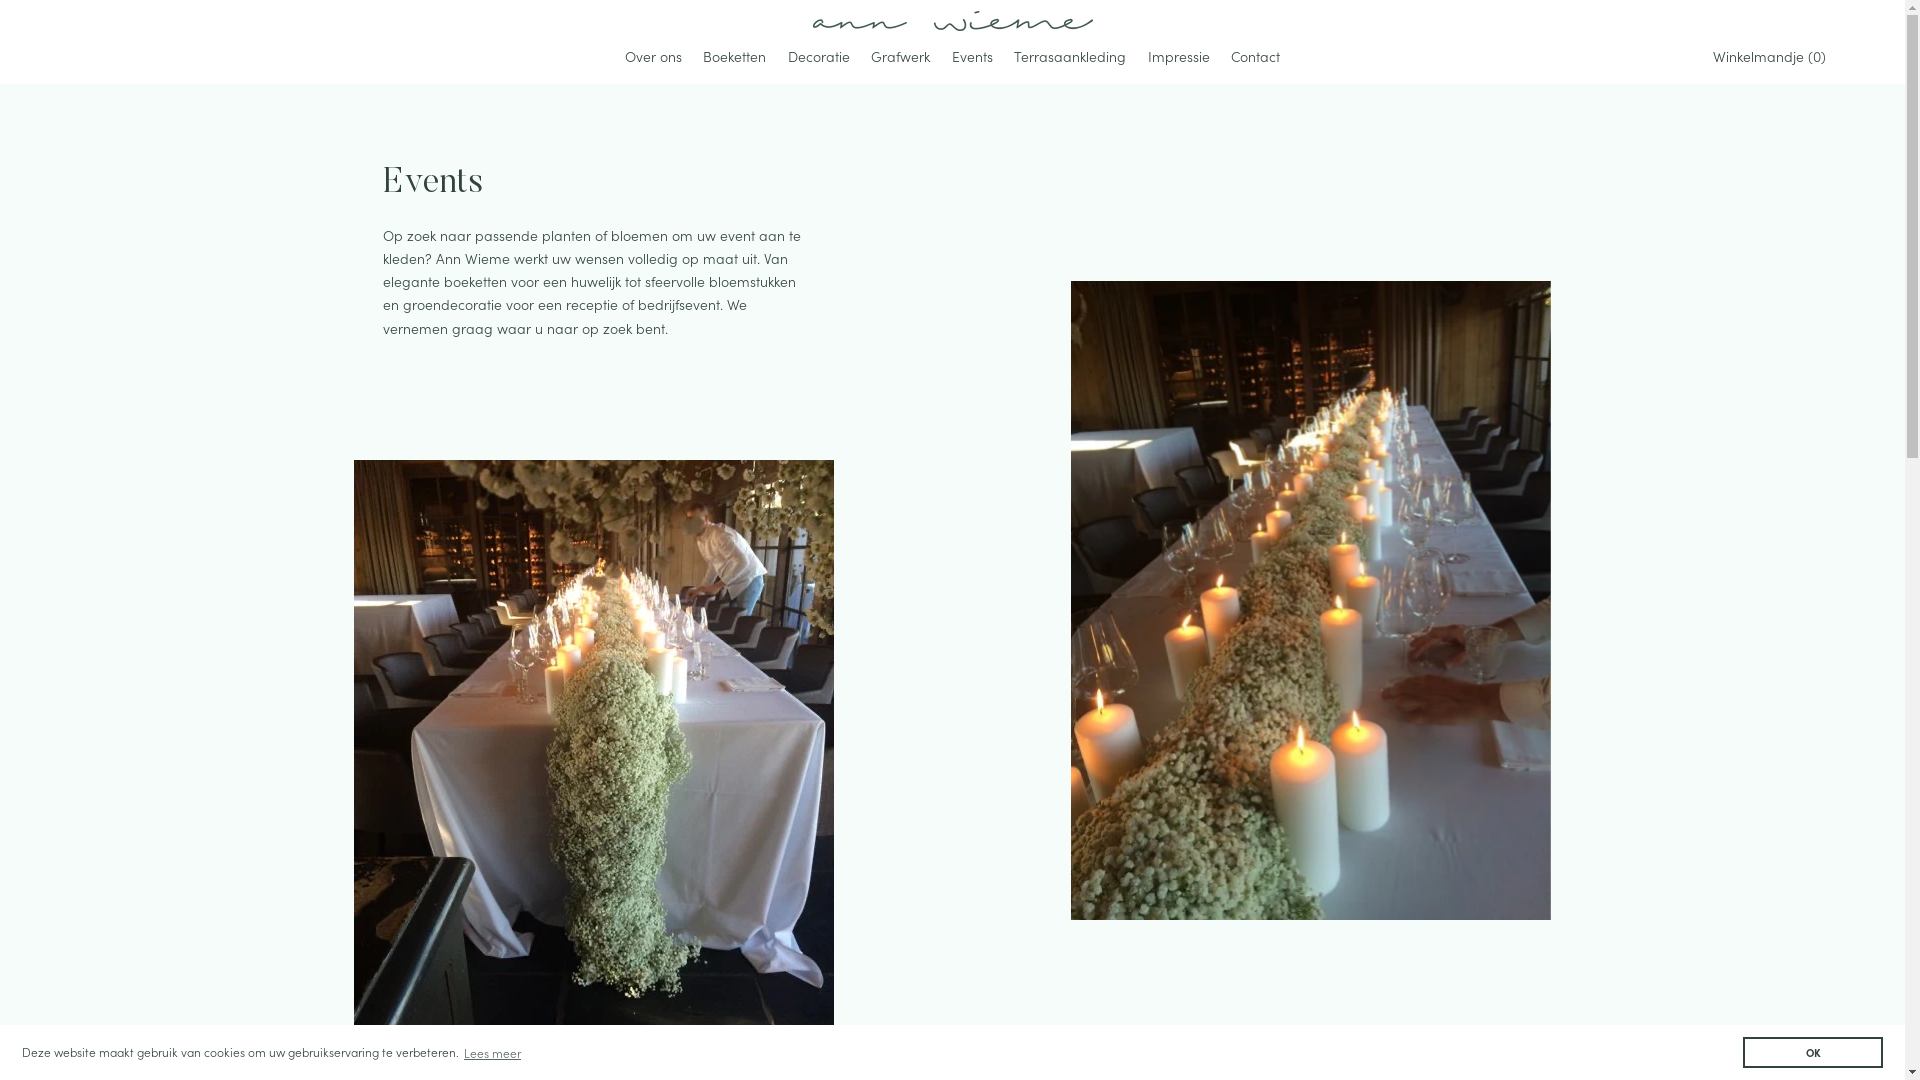  What do you see at coordinates (972, 57) in the screenshot?
I see `'Events'` at bounding box center [972, 57].